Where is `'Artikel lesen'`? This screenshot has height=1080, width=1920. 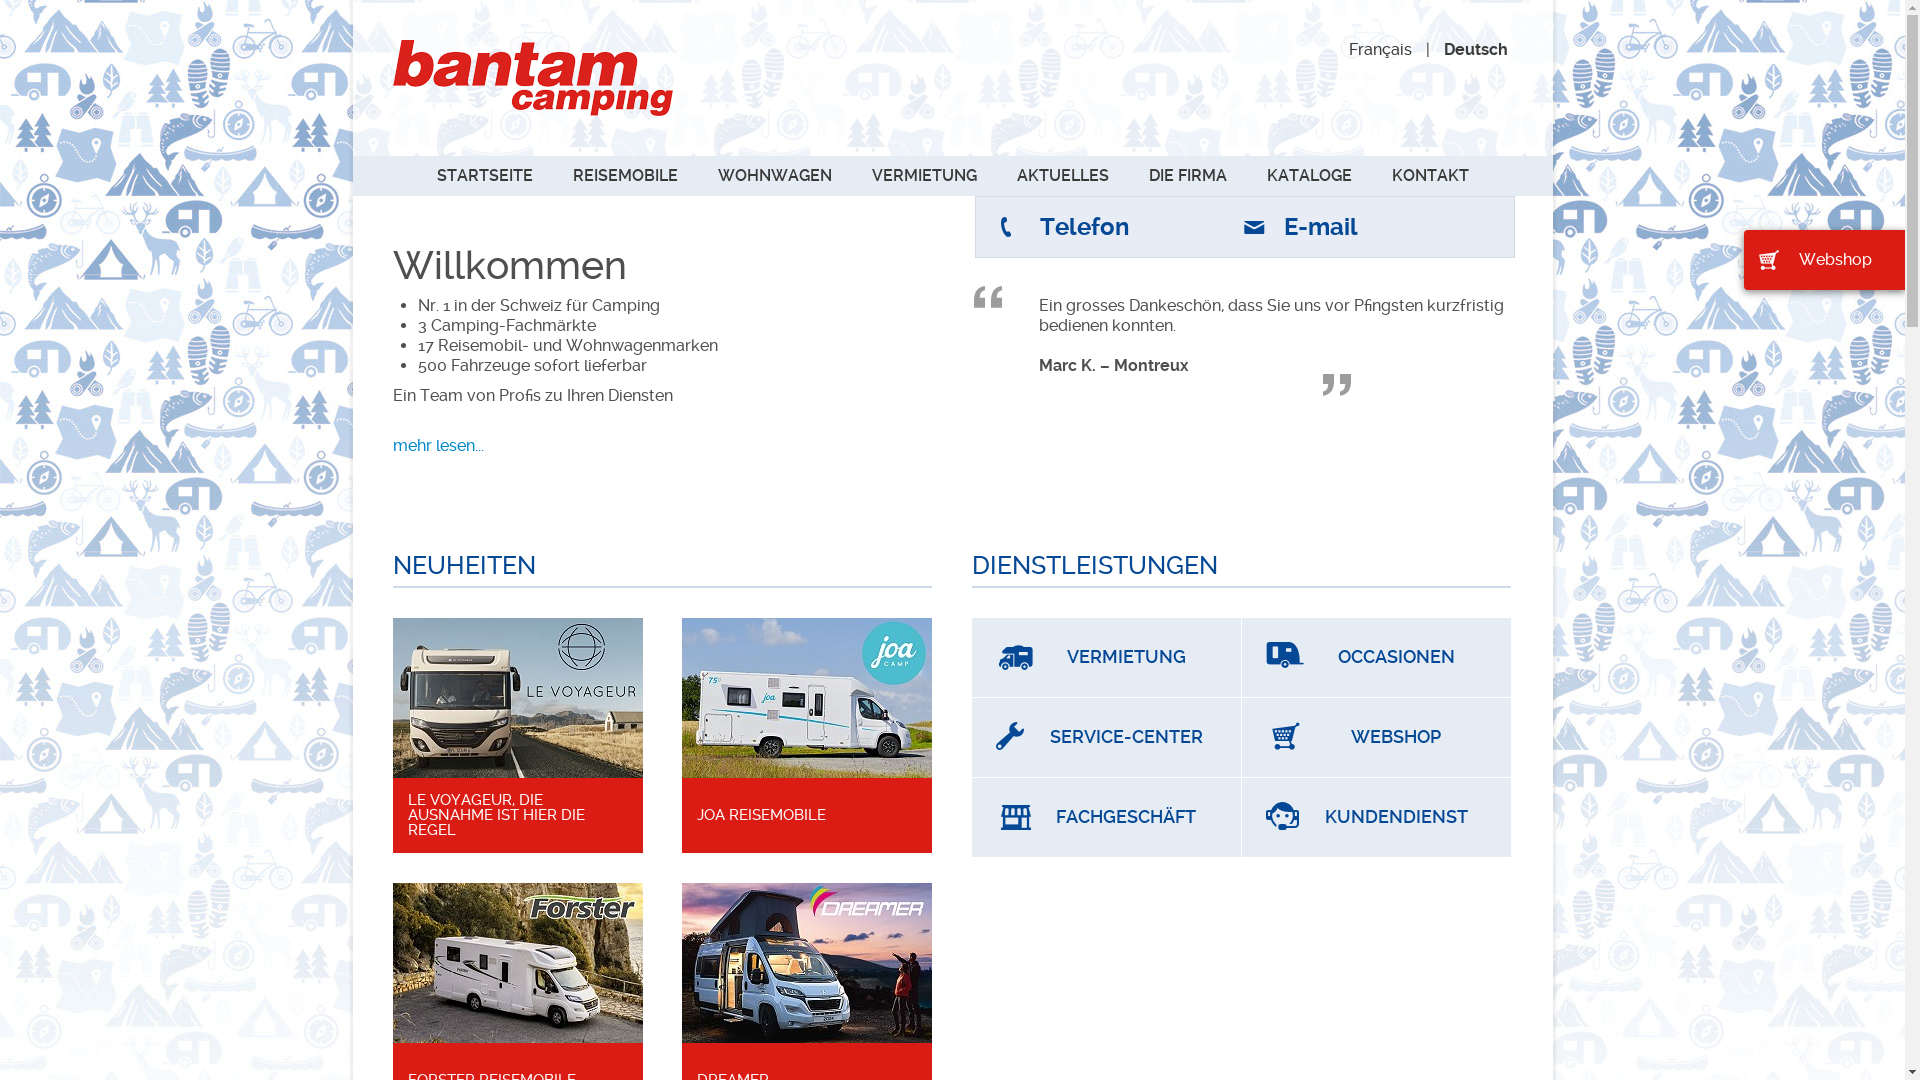
'Artikel lesen' is located at coordinates (517, 960).